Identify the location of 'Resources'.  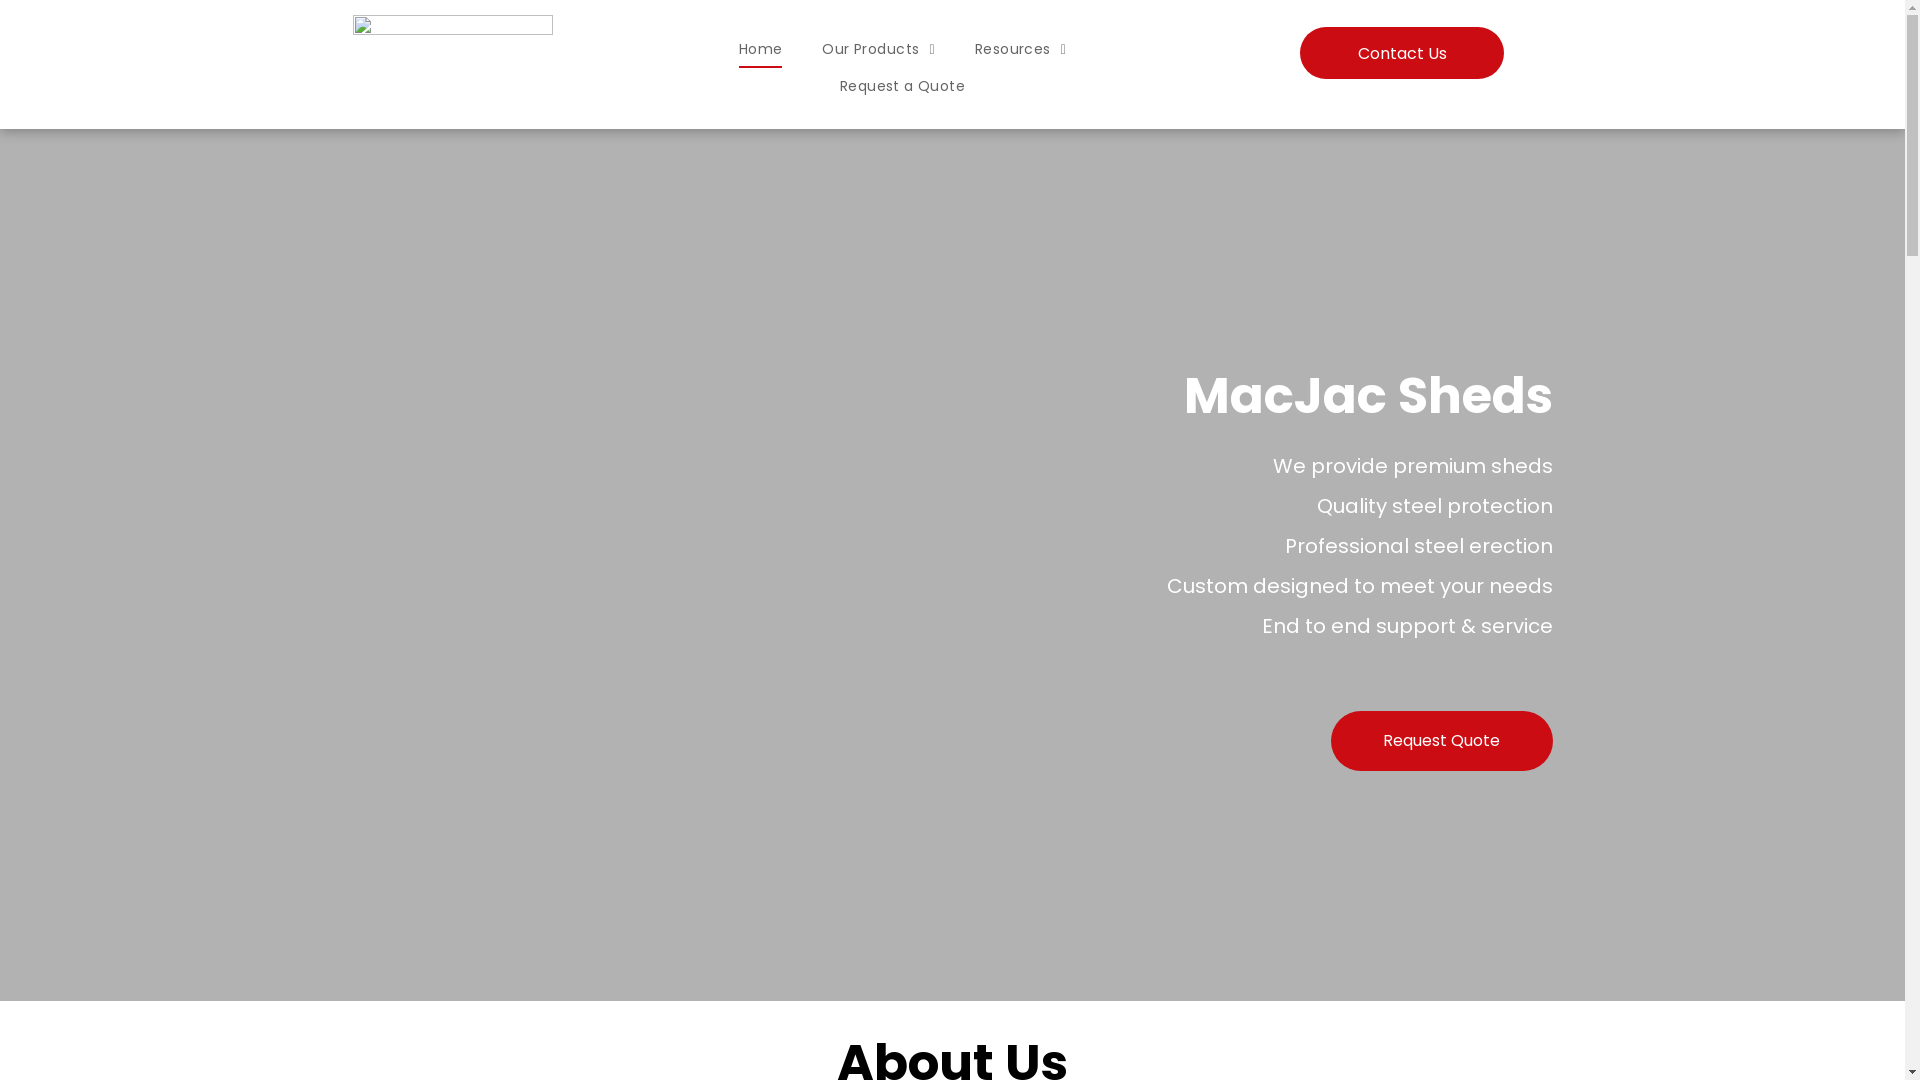
(1020, 48).